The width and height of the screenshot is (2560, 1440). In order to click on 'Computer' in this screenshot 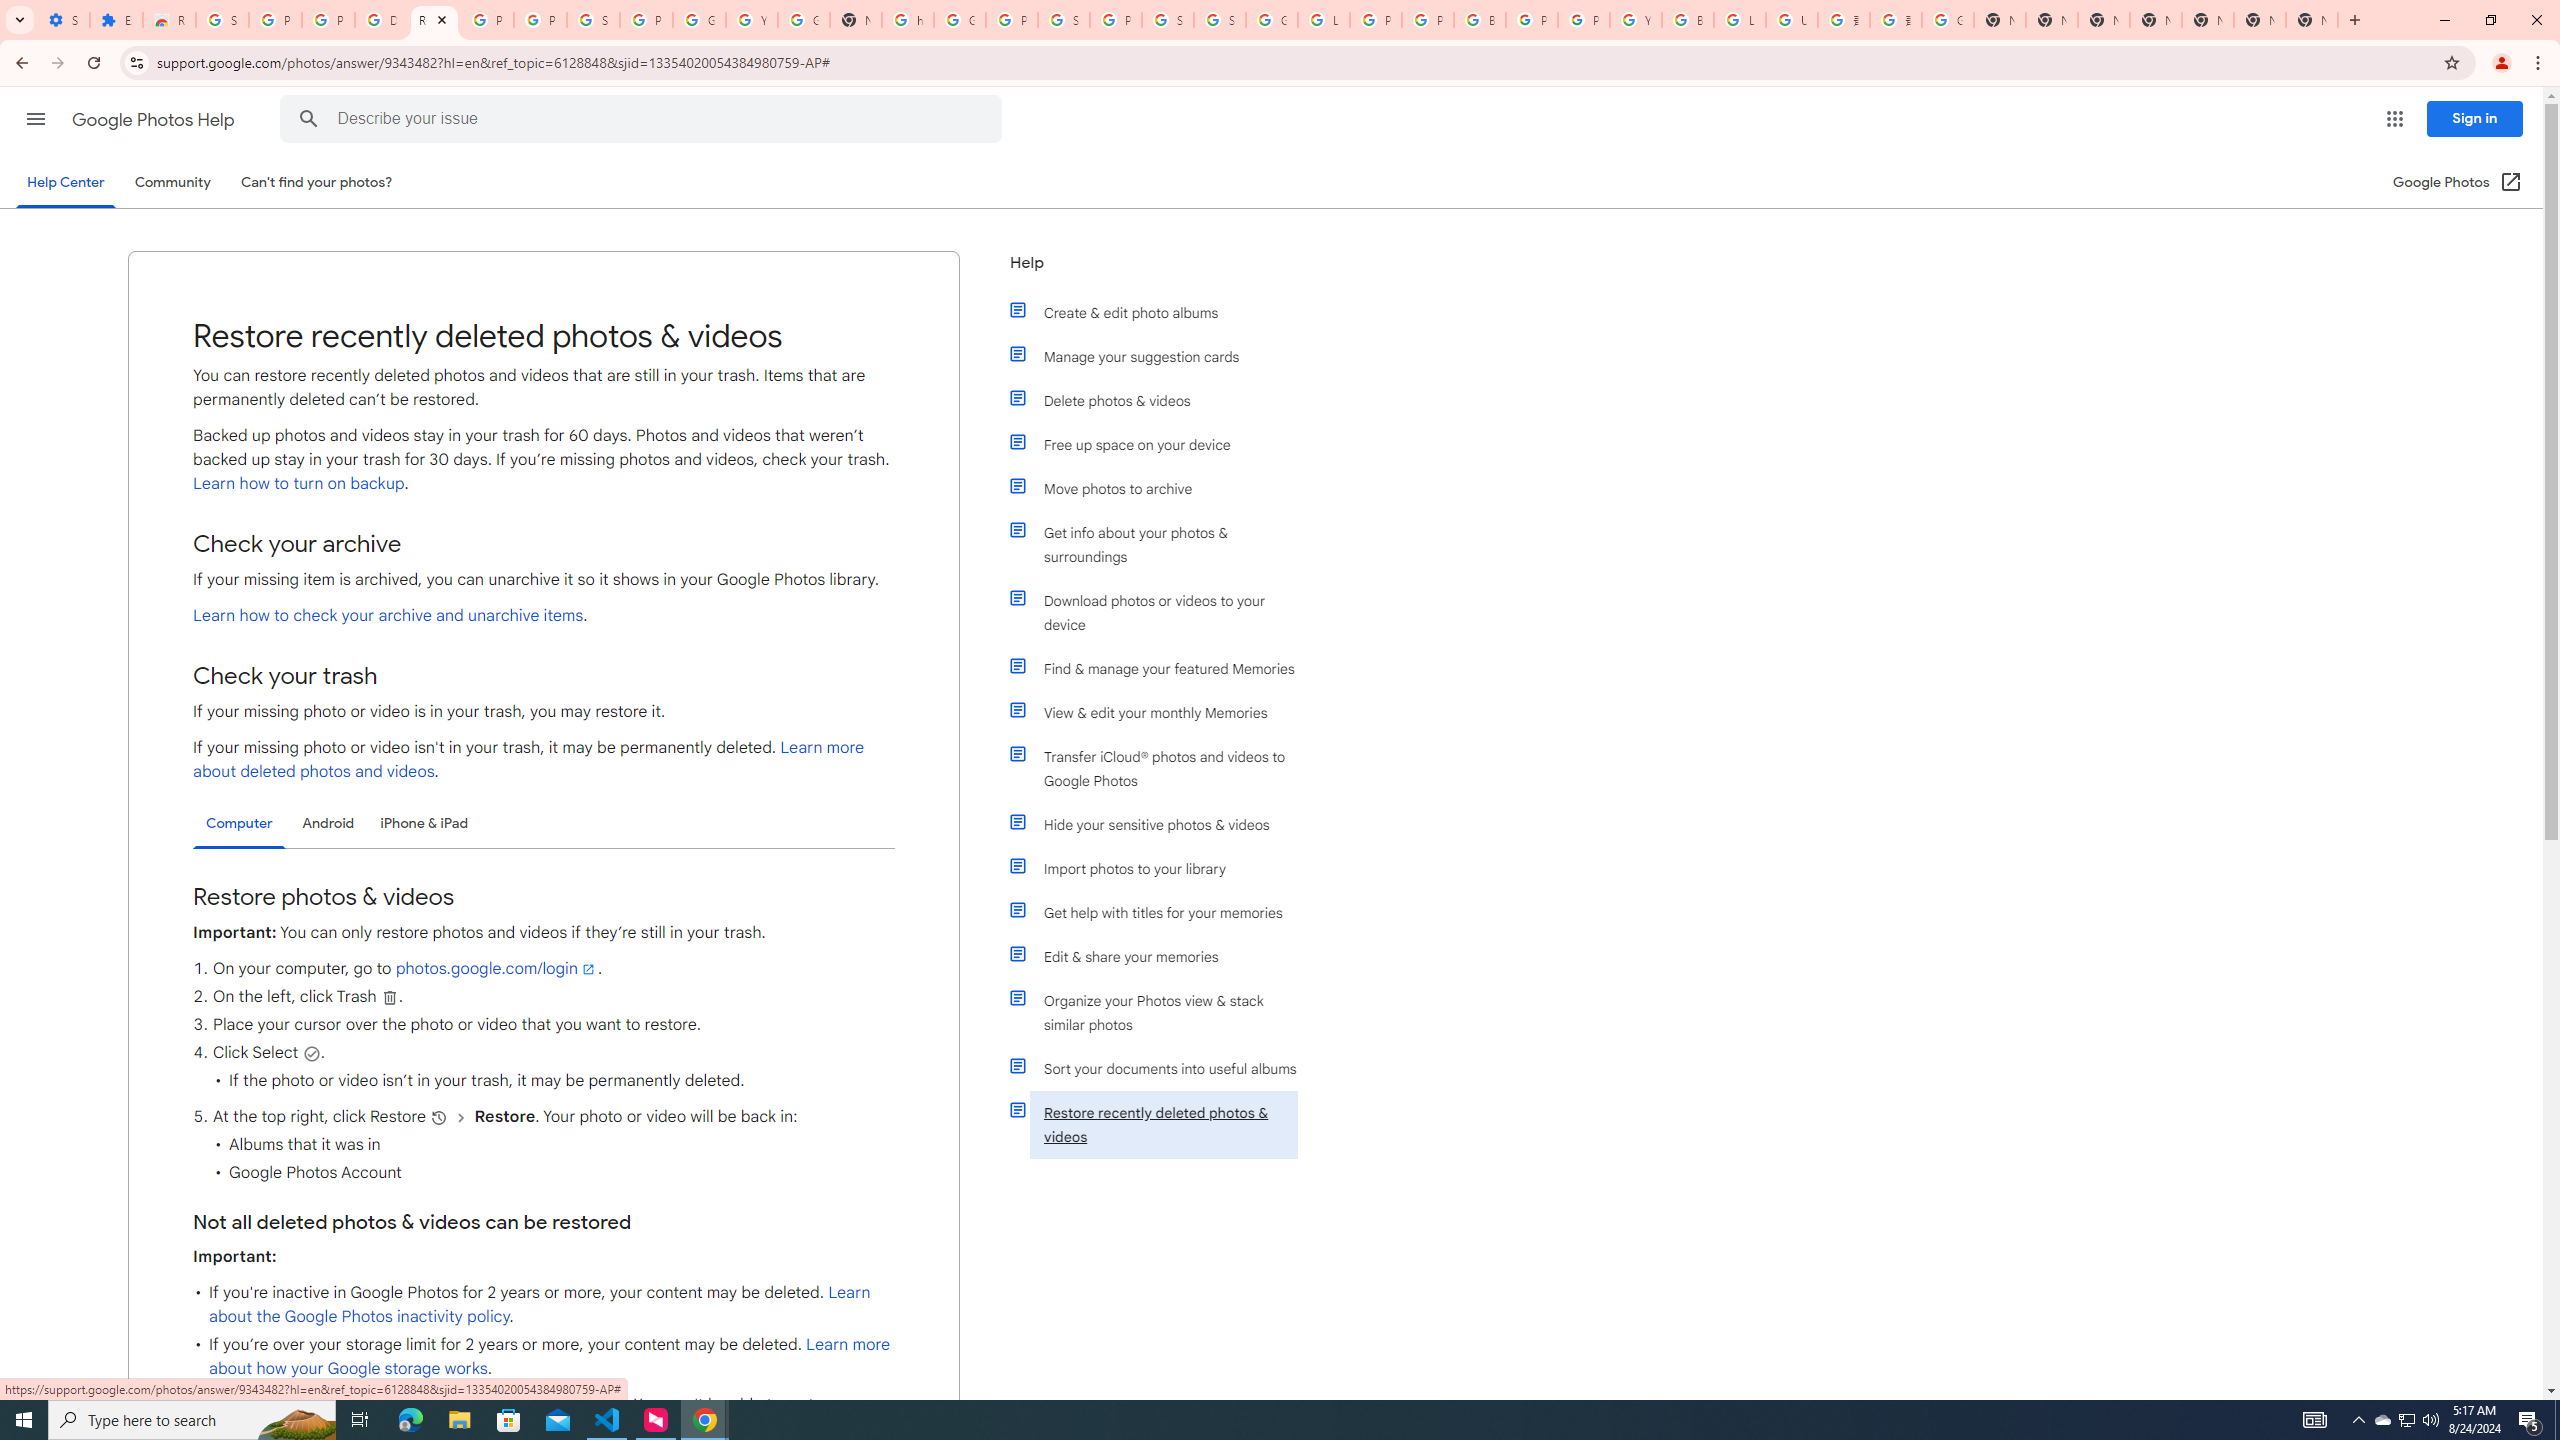, I will do `click(239, 824)`.